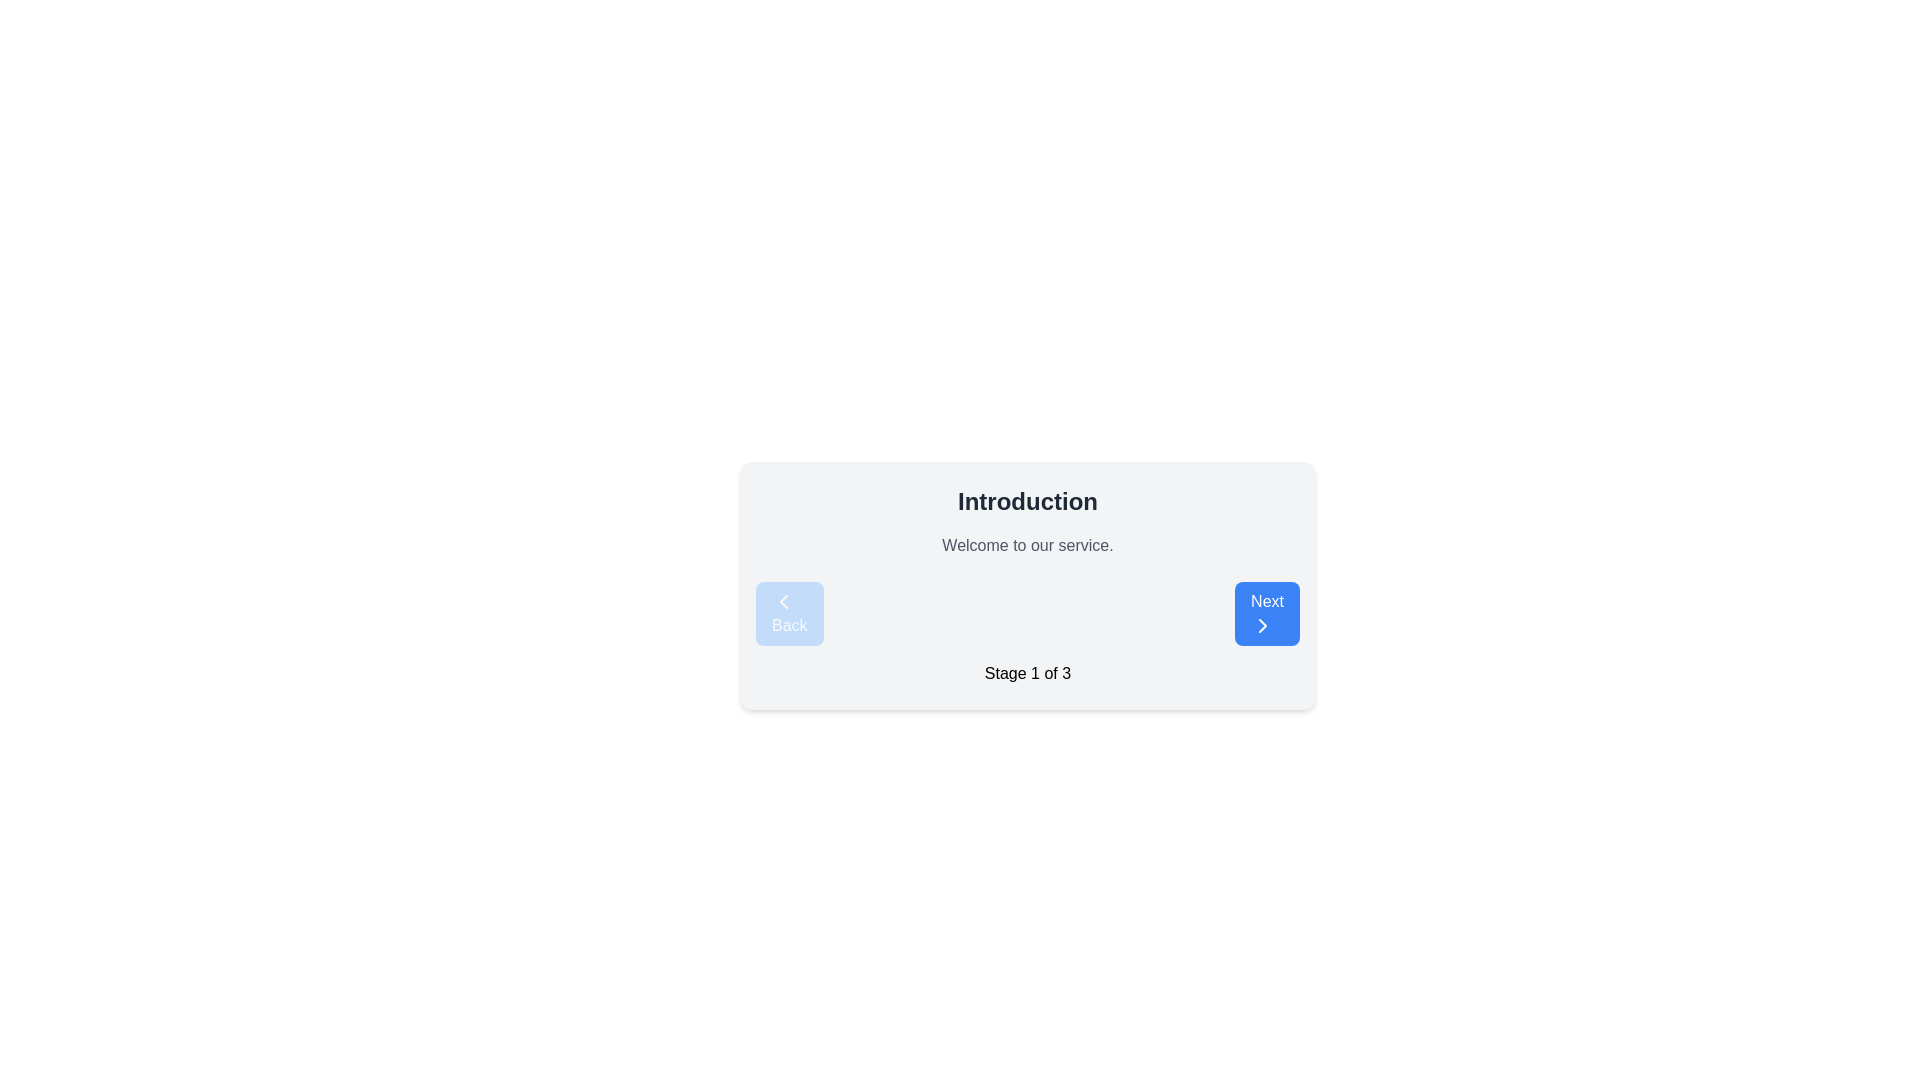 The image size is (1920, 1080). What do you see at coordinates (788, 612) in the screenshot?
I see `the backward navigation button located at the bottom-left corner of the interface` at bounding box center [788, 612].